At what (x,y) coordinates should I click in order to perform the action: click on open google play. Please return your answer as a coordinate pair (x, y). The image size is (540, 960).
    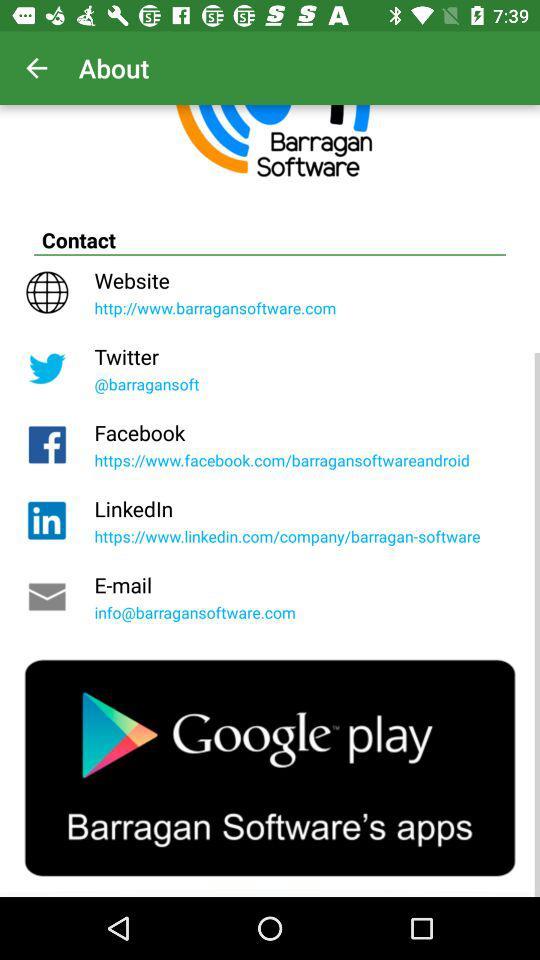
    Looking at the image, I should click on (270, 767).